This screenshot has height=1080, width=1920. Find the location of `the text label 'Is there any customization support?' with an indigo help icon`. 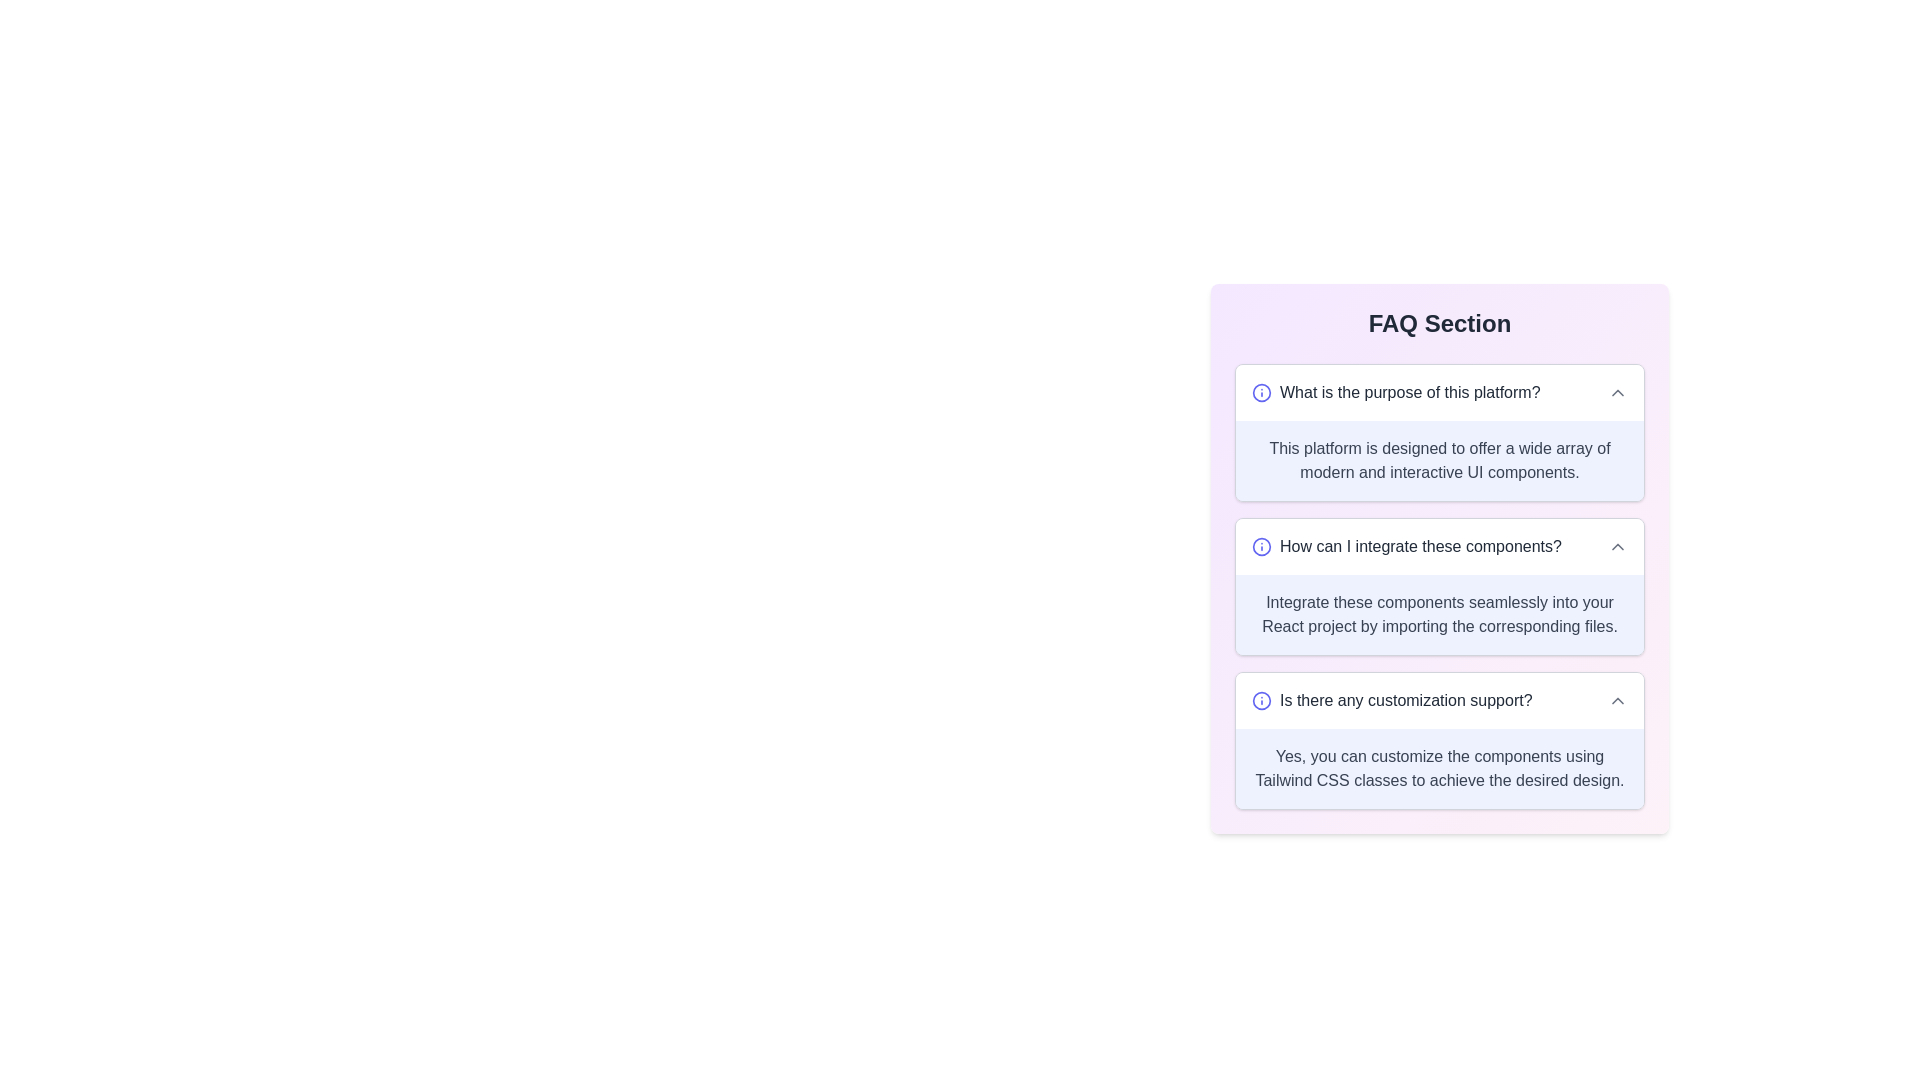

the text label 'Is there any customization support?' with an indigo help icon is located at coordinates (1391, 700).